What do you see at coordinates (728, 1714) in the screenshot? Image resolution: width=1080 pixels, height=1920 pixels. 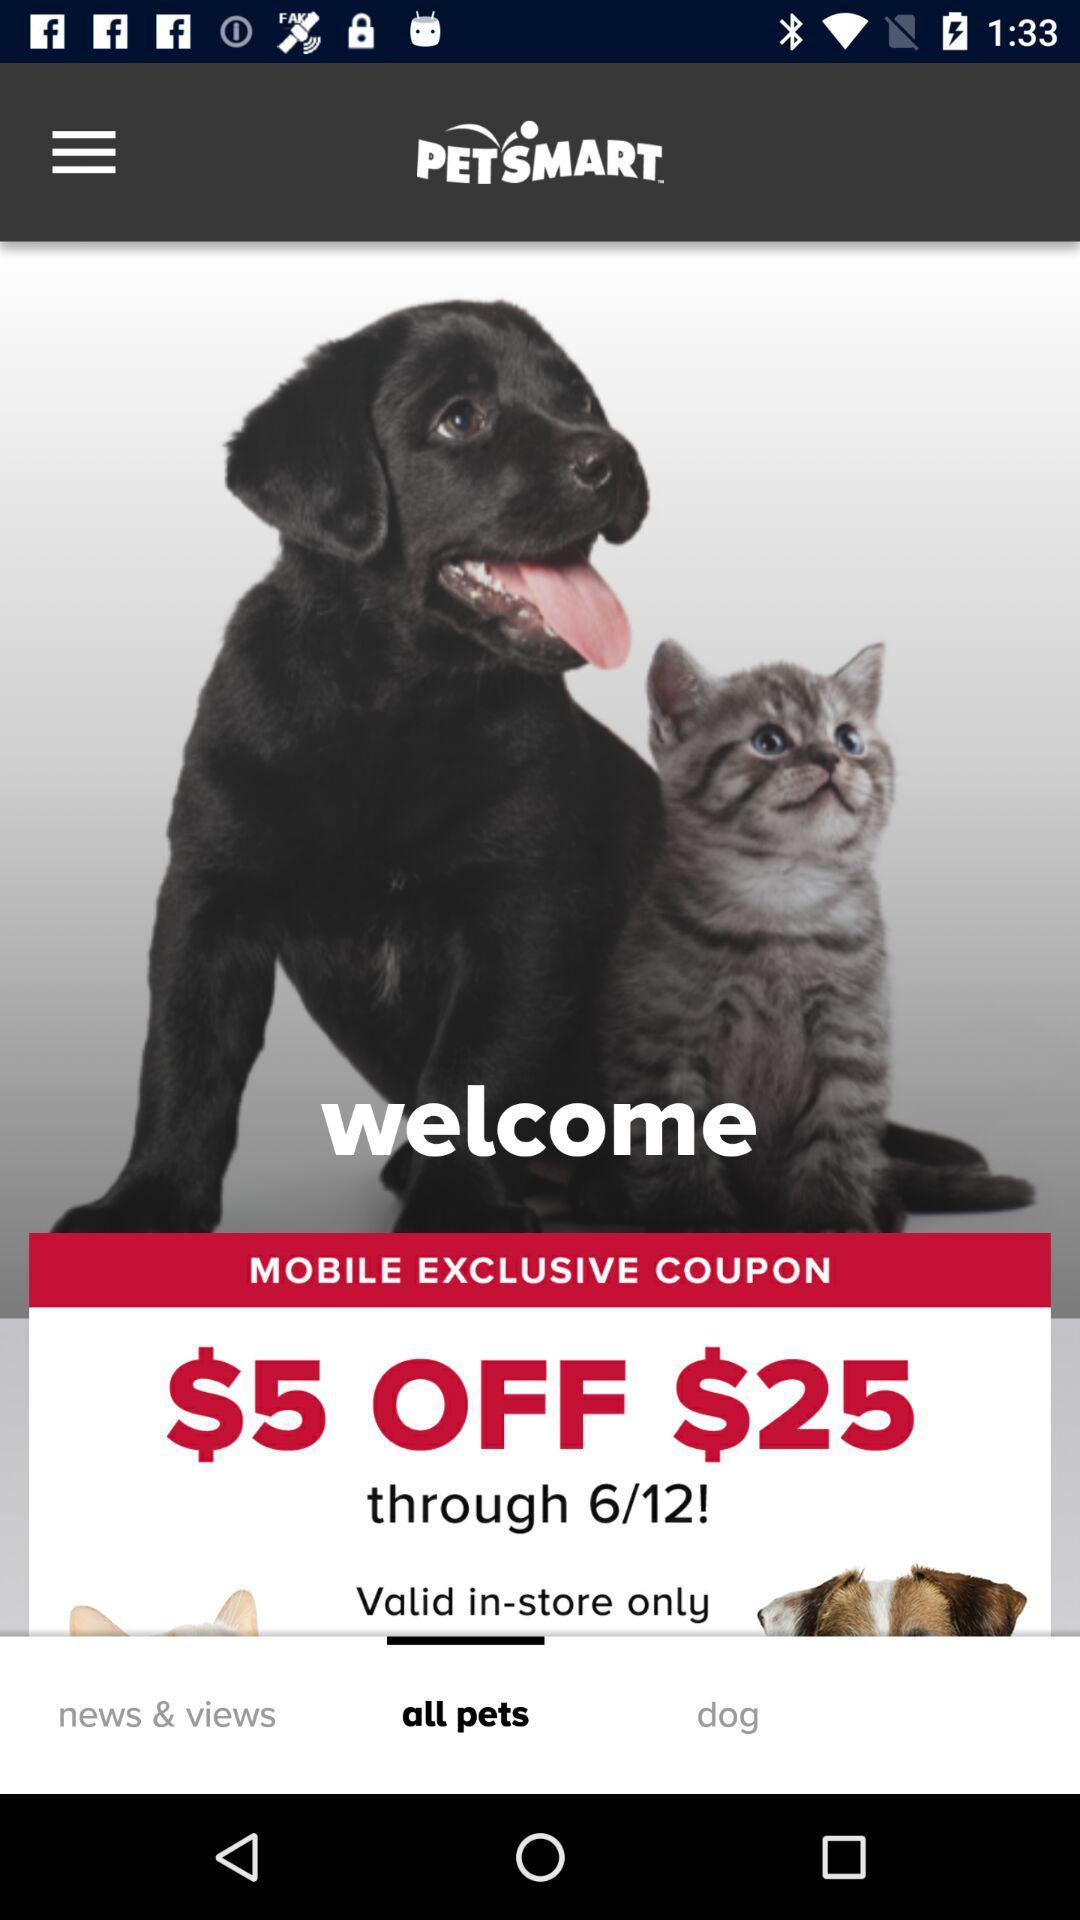 I see `the item at the bottom right corner` at bounding box center [728, 1714].